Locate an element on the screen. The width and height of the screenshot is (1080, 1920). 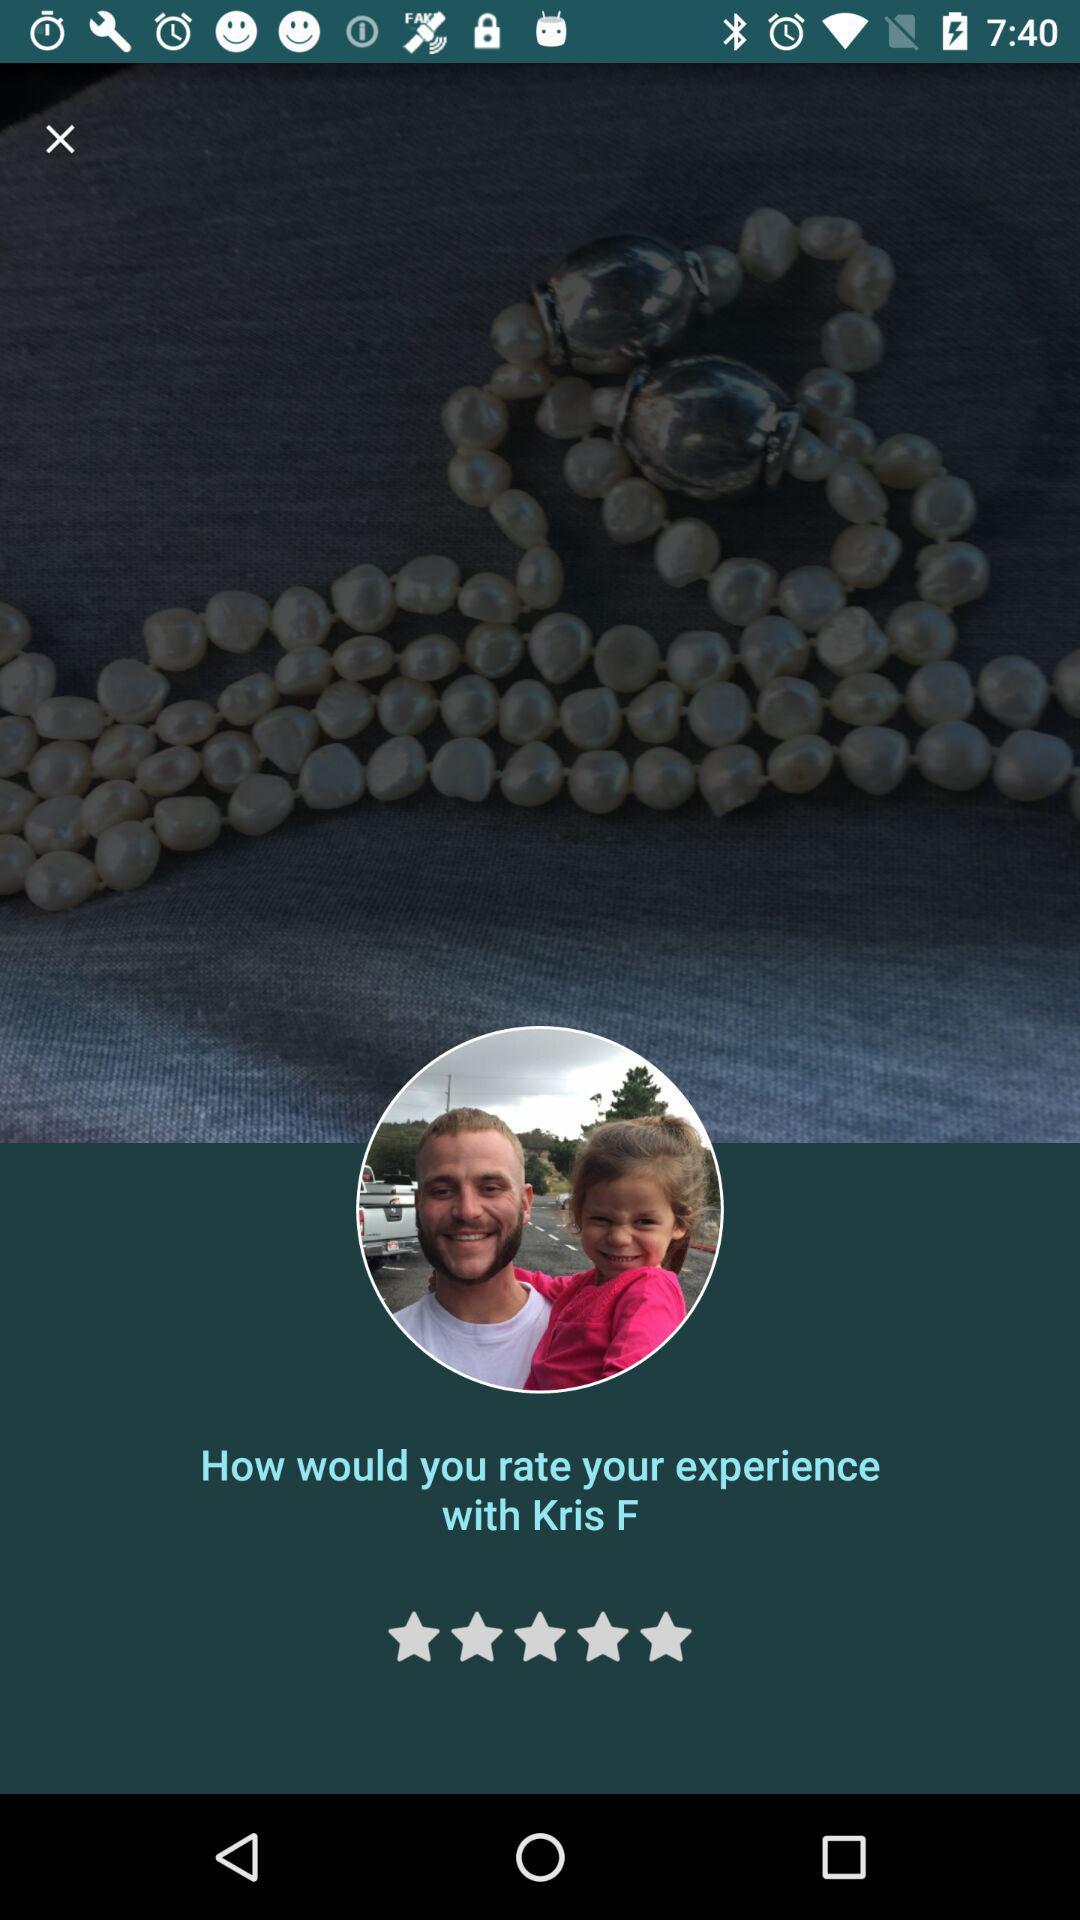
choose five star rating is located at coordinates (666, 1636).